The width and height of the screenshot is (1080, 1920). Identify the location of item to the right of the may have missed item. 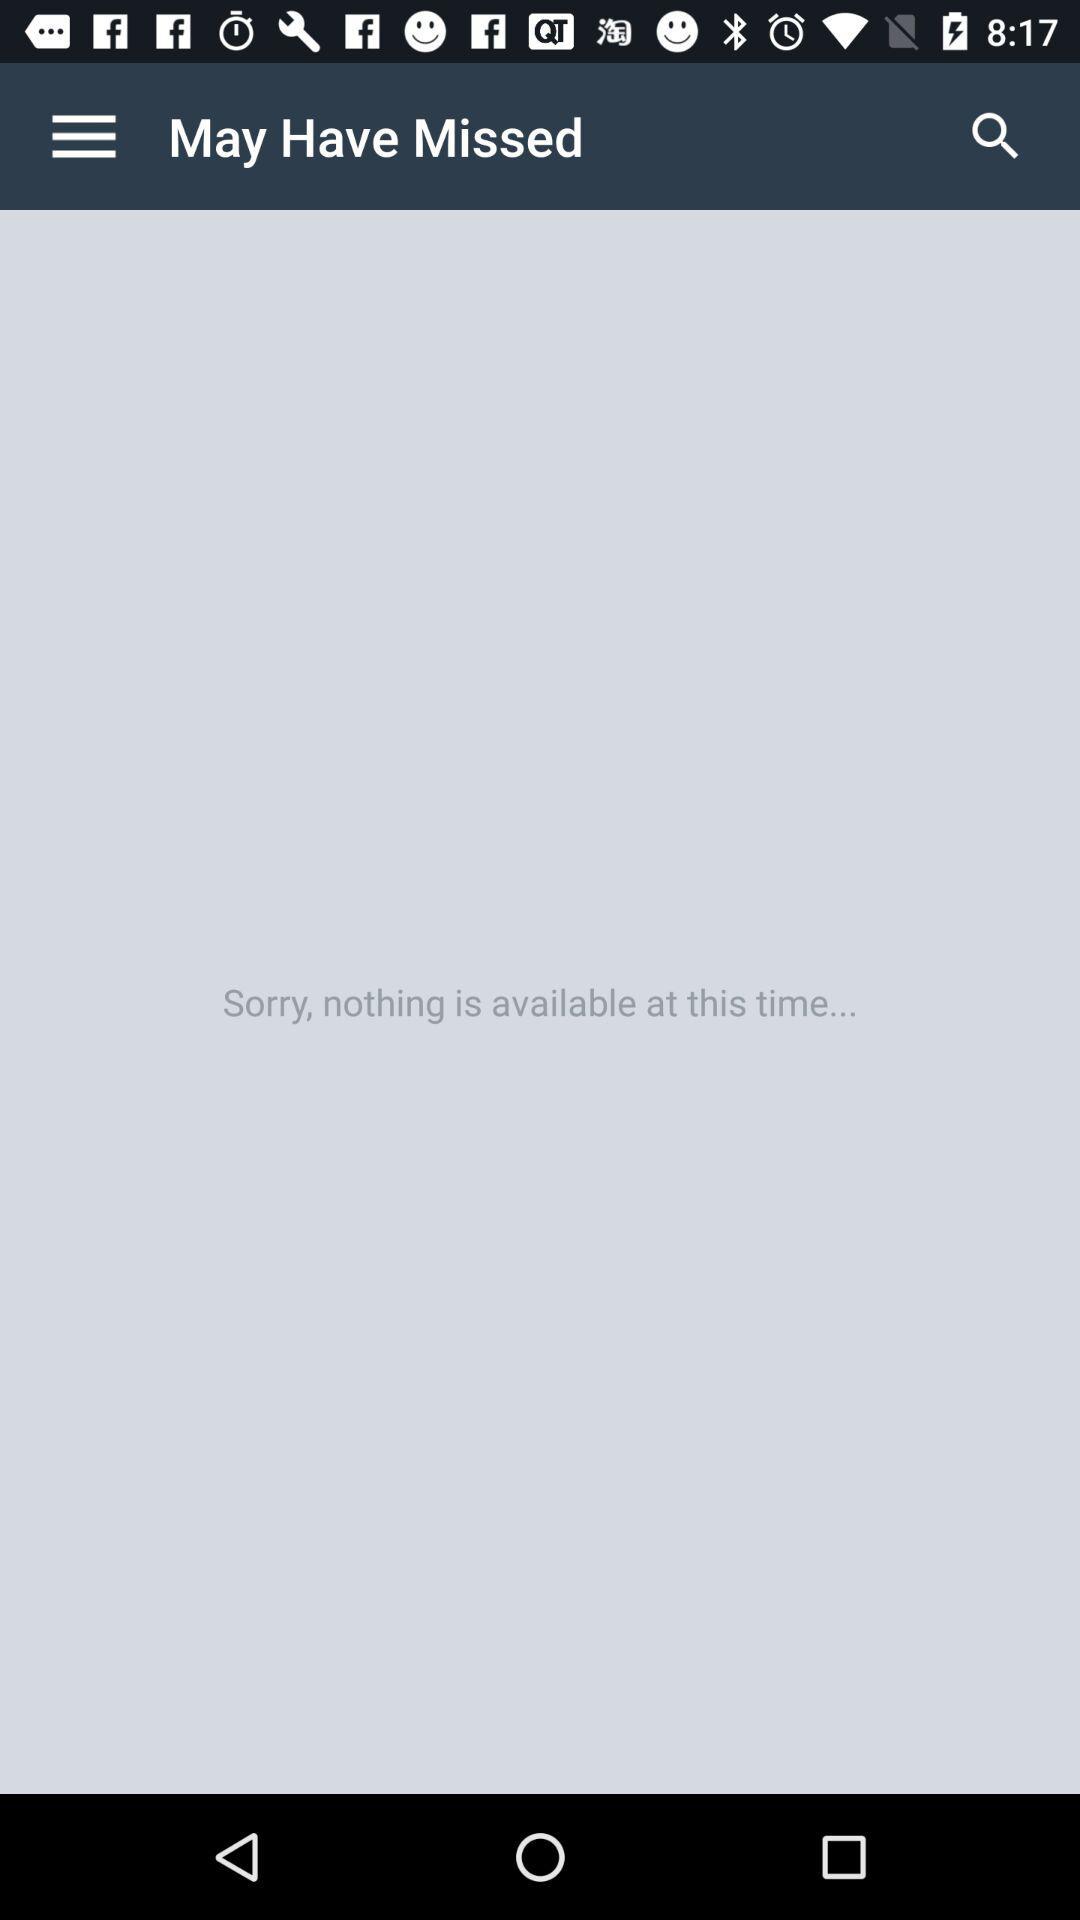
(995, 135).